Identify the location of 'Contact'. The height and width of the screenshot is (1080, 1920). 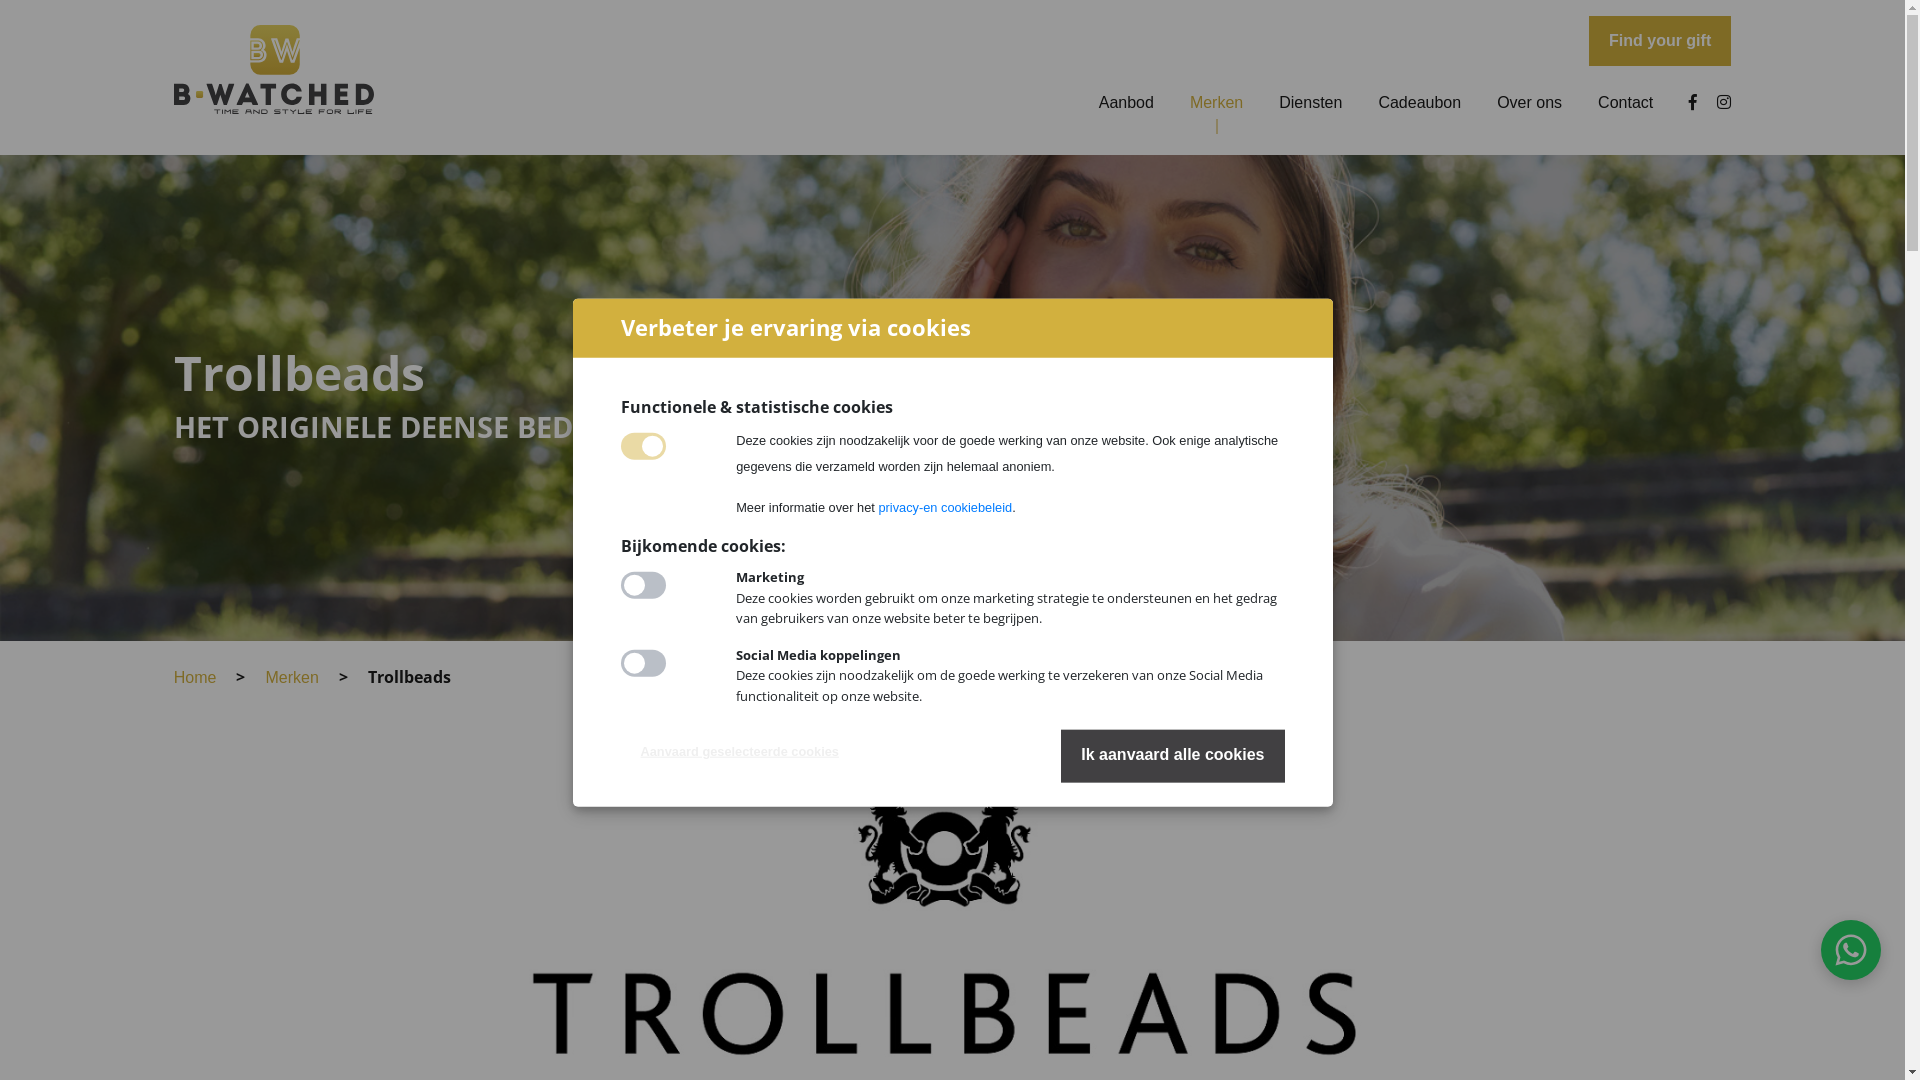
(1625, 102).